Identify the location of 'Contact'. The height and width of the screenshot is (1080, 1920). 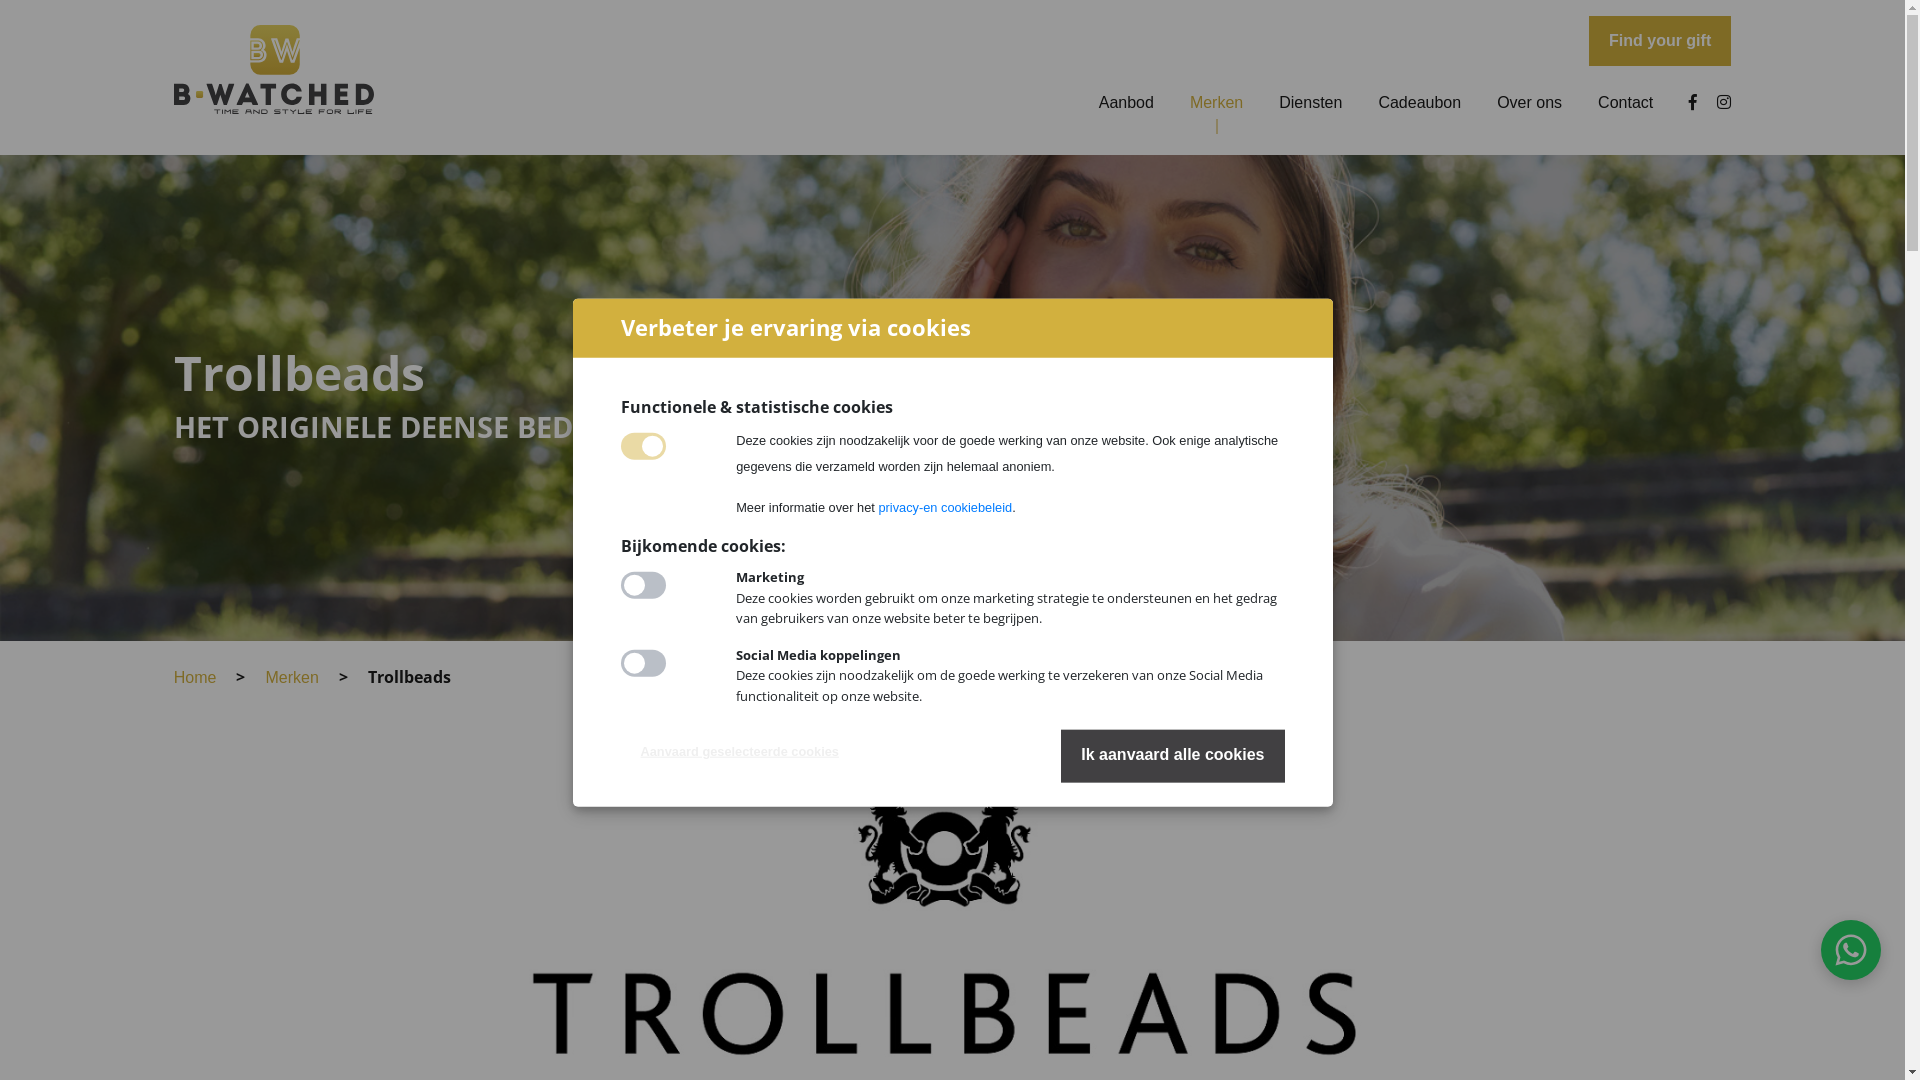
(1625, 102).